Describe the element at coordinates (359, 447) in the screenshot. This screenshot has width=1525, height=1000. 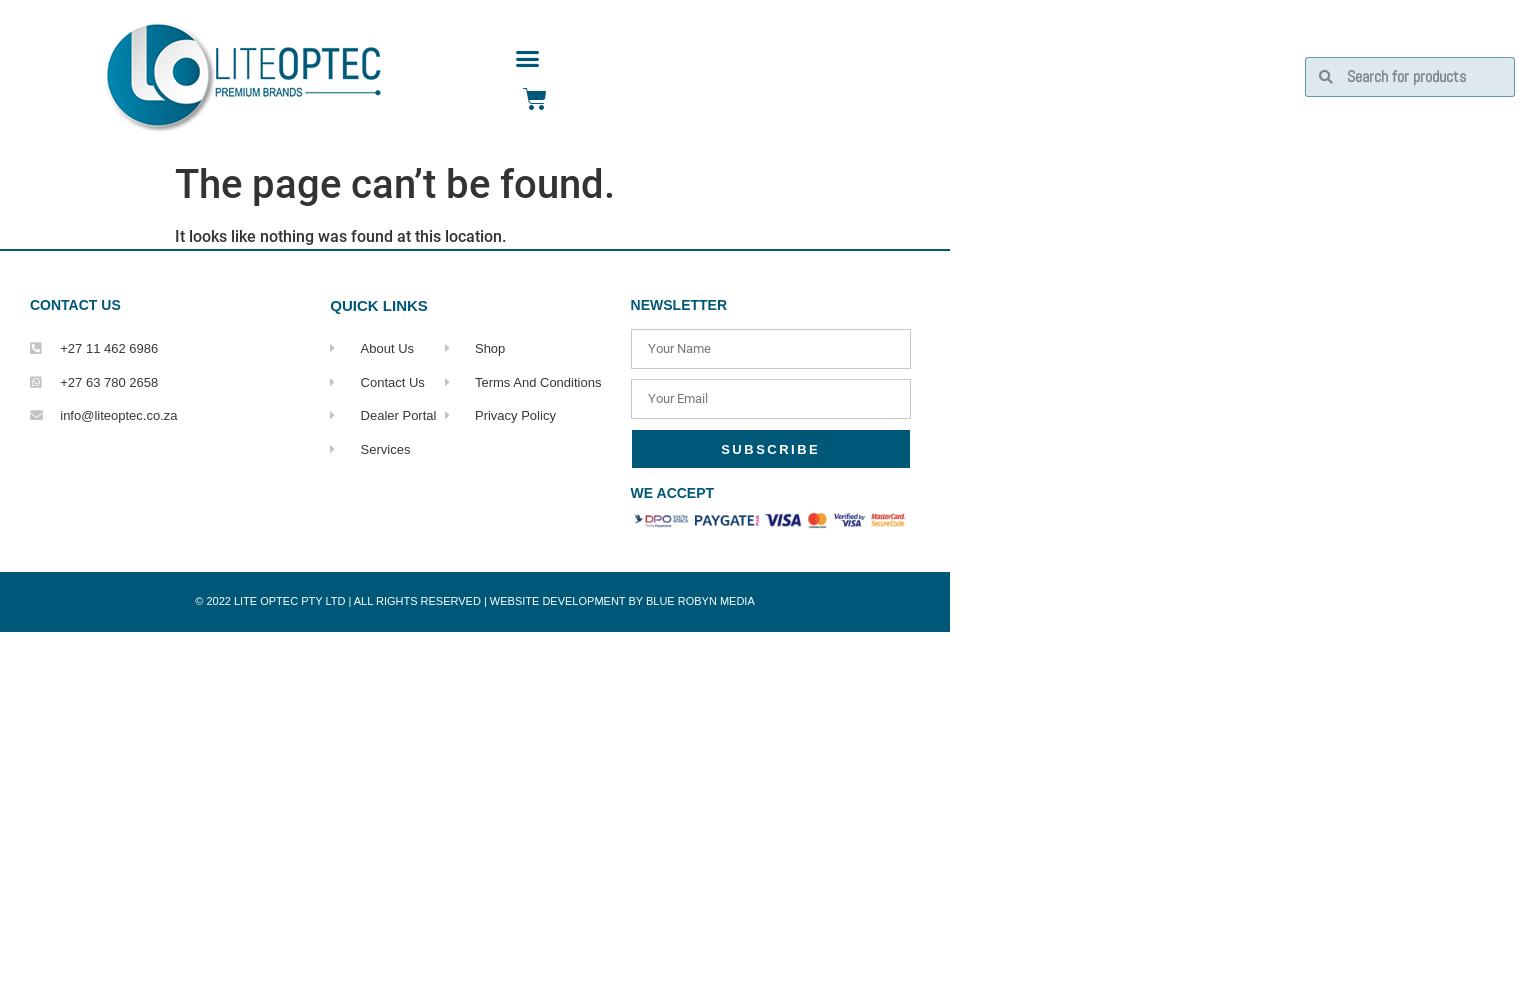
I see `'Services'` at that location.